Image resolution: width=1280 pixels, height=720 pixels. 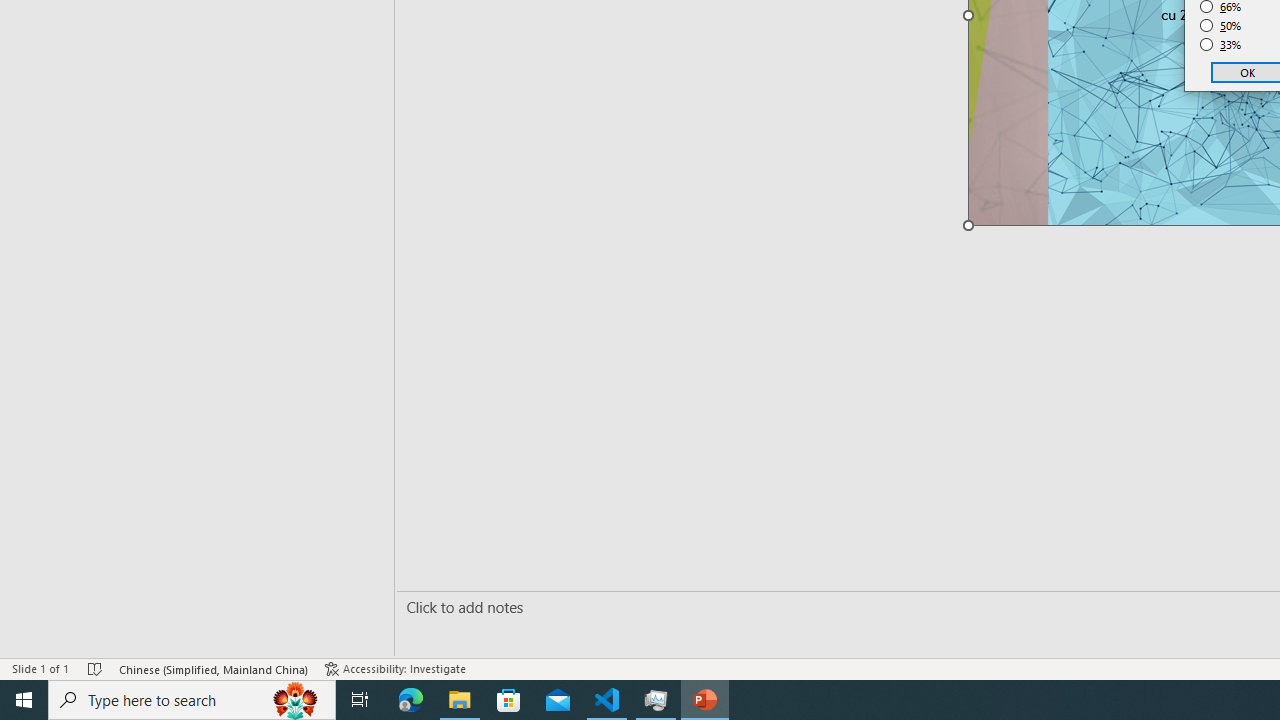 I want to click on 'Search highlights icon opens search home window', so click(x=294, y=698).